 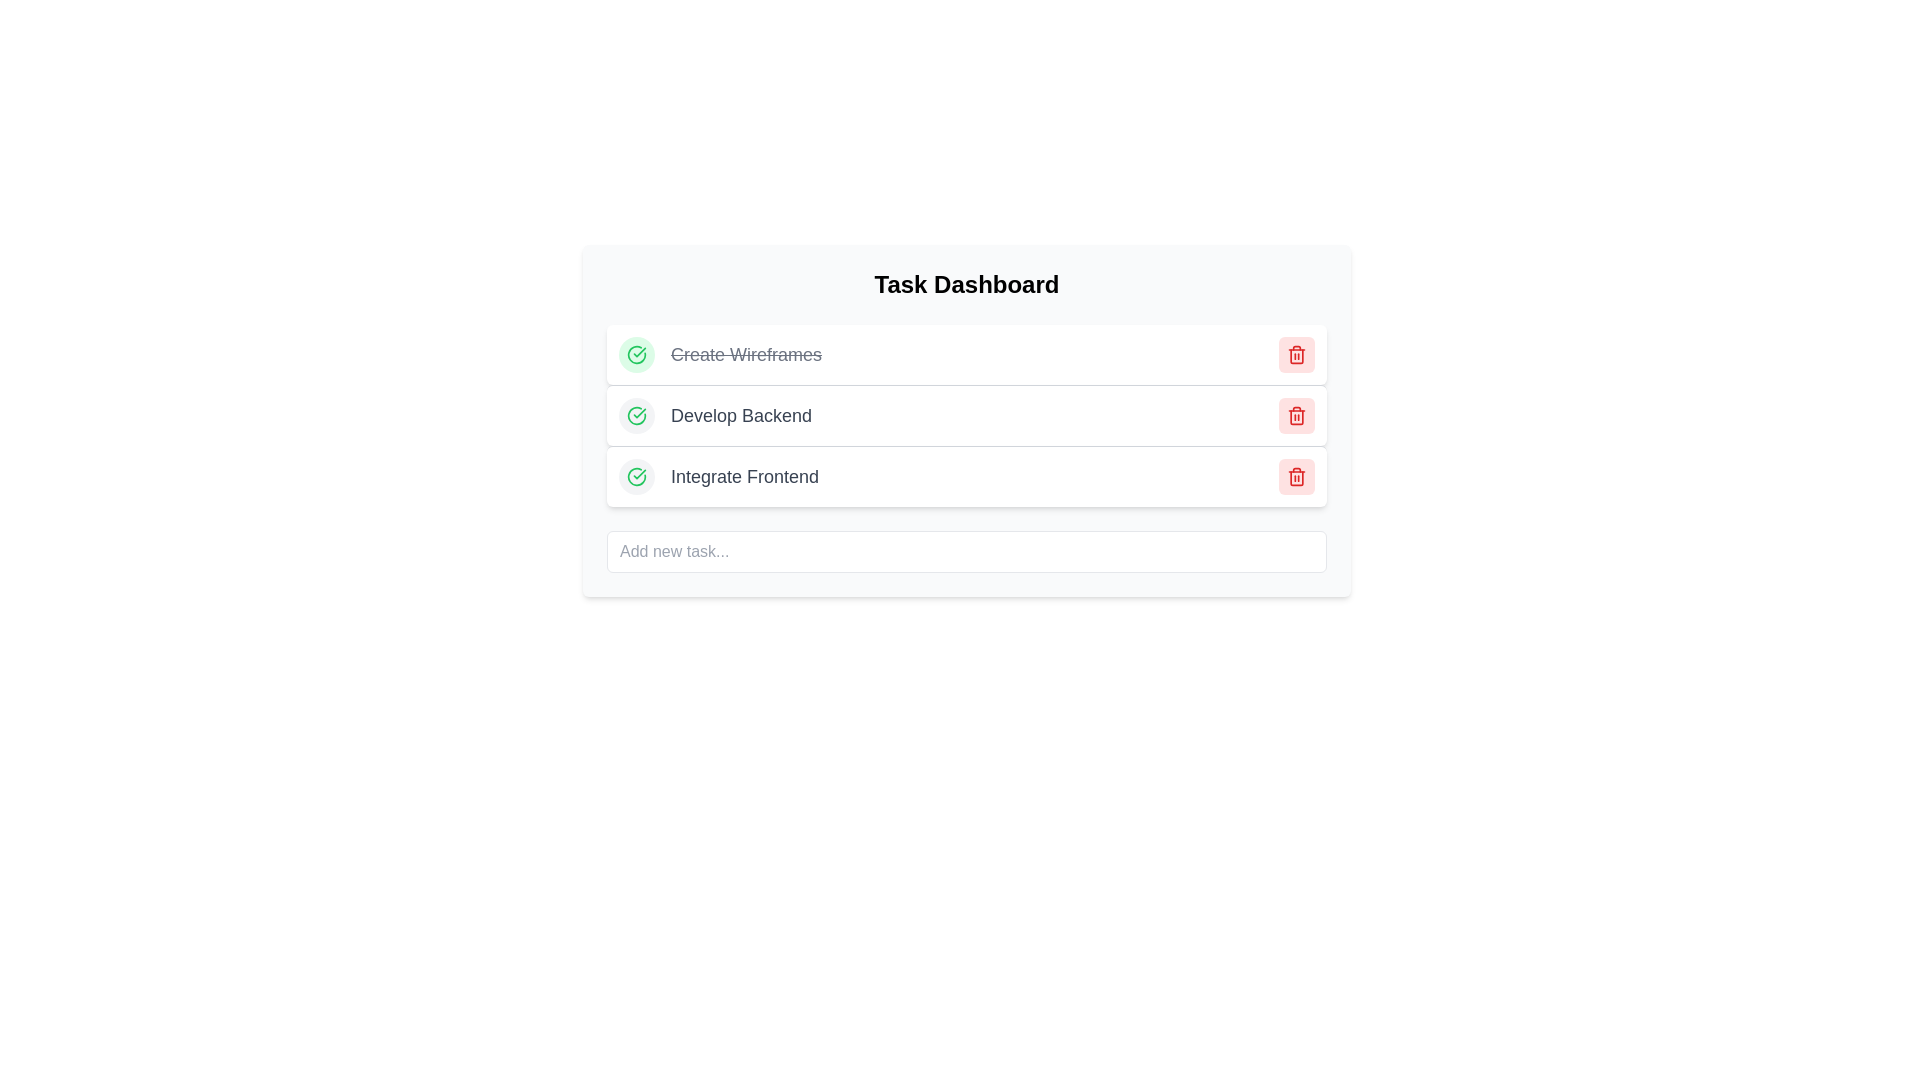 I want to click on the static text label that indicates the completion of the task 'Create Wireframes', which is styled with a strikethrough and located in the first row of the task list on the 'Task Dashboard', so click(x=745, y=353).